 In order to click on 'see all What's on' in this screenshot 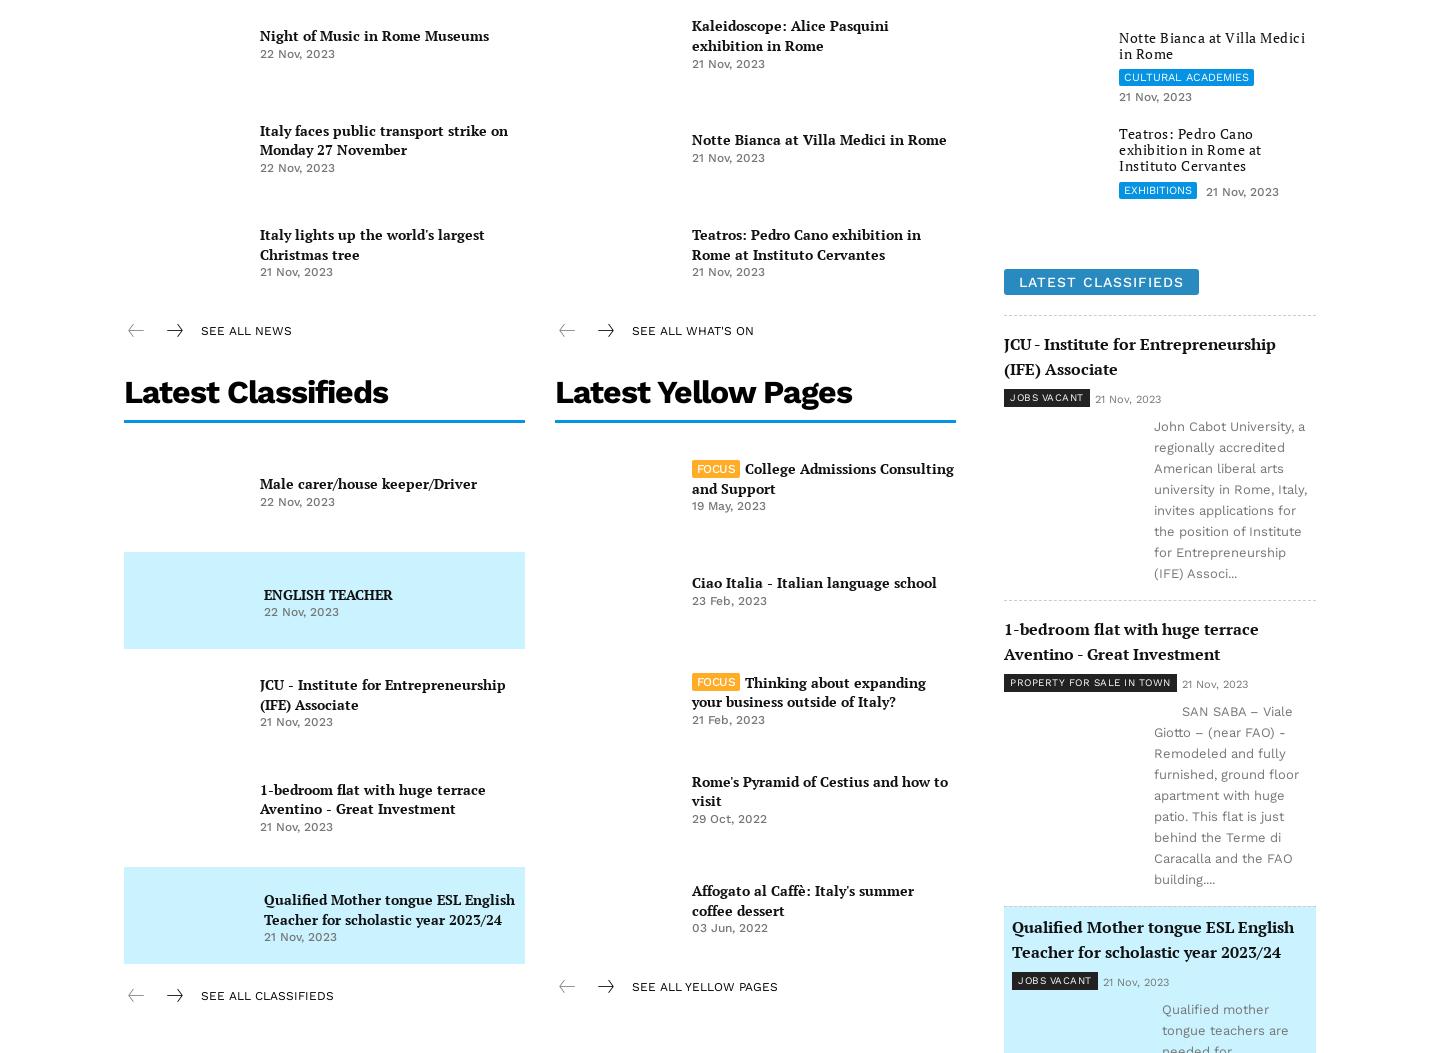, I will do `click(693, 330)`.